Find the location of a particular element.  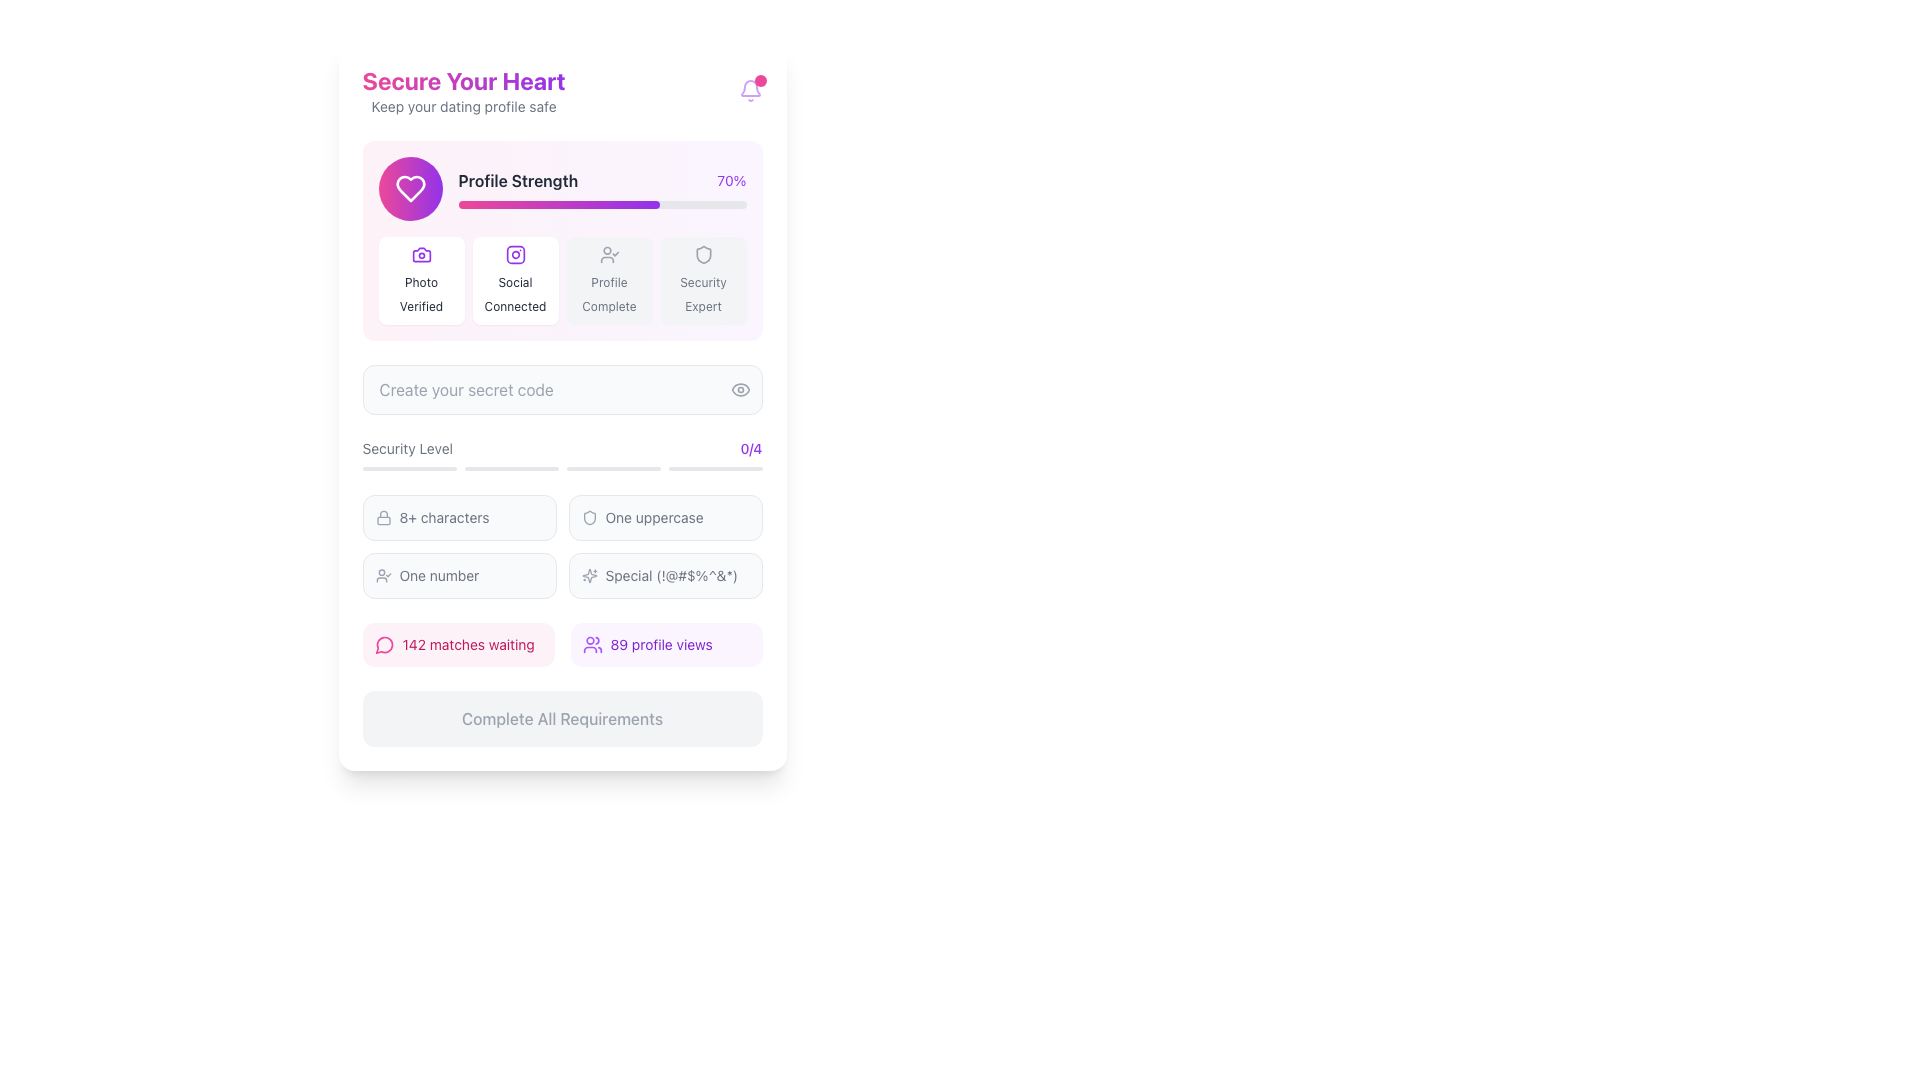

the purple group of people icon located to the left of the text '89 profile views' is located at coordinates (591, 644).